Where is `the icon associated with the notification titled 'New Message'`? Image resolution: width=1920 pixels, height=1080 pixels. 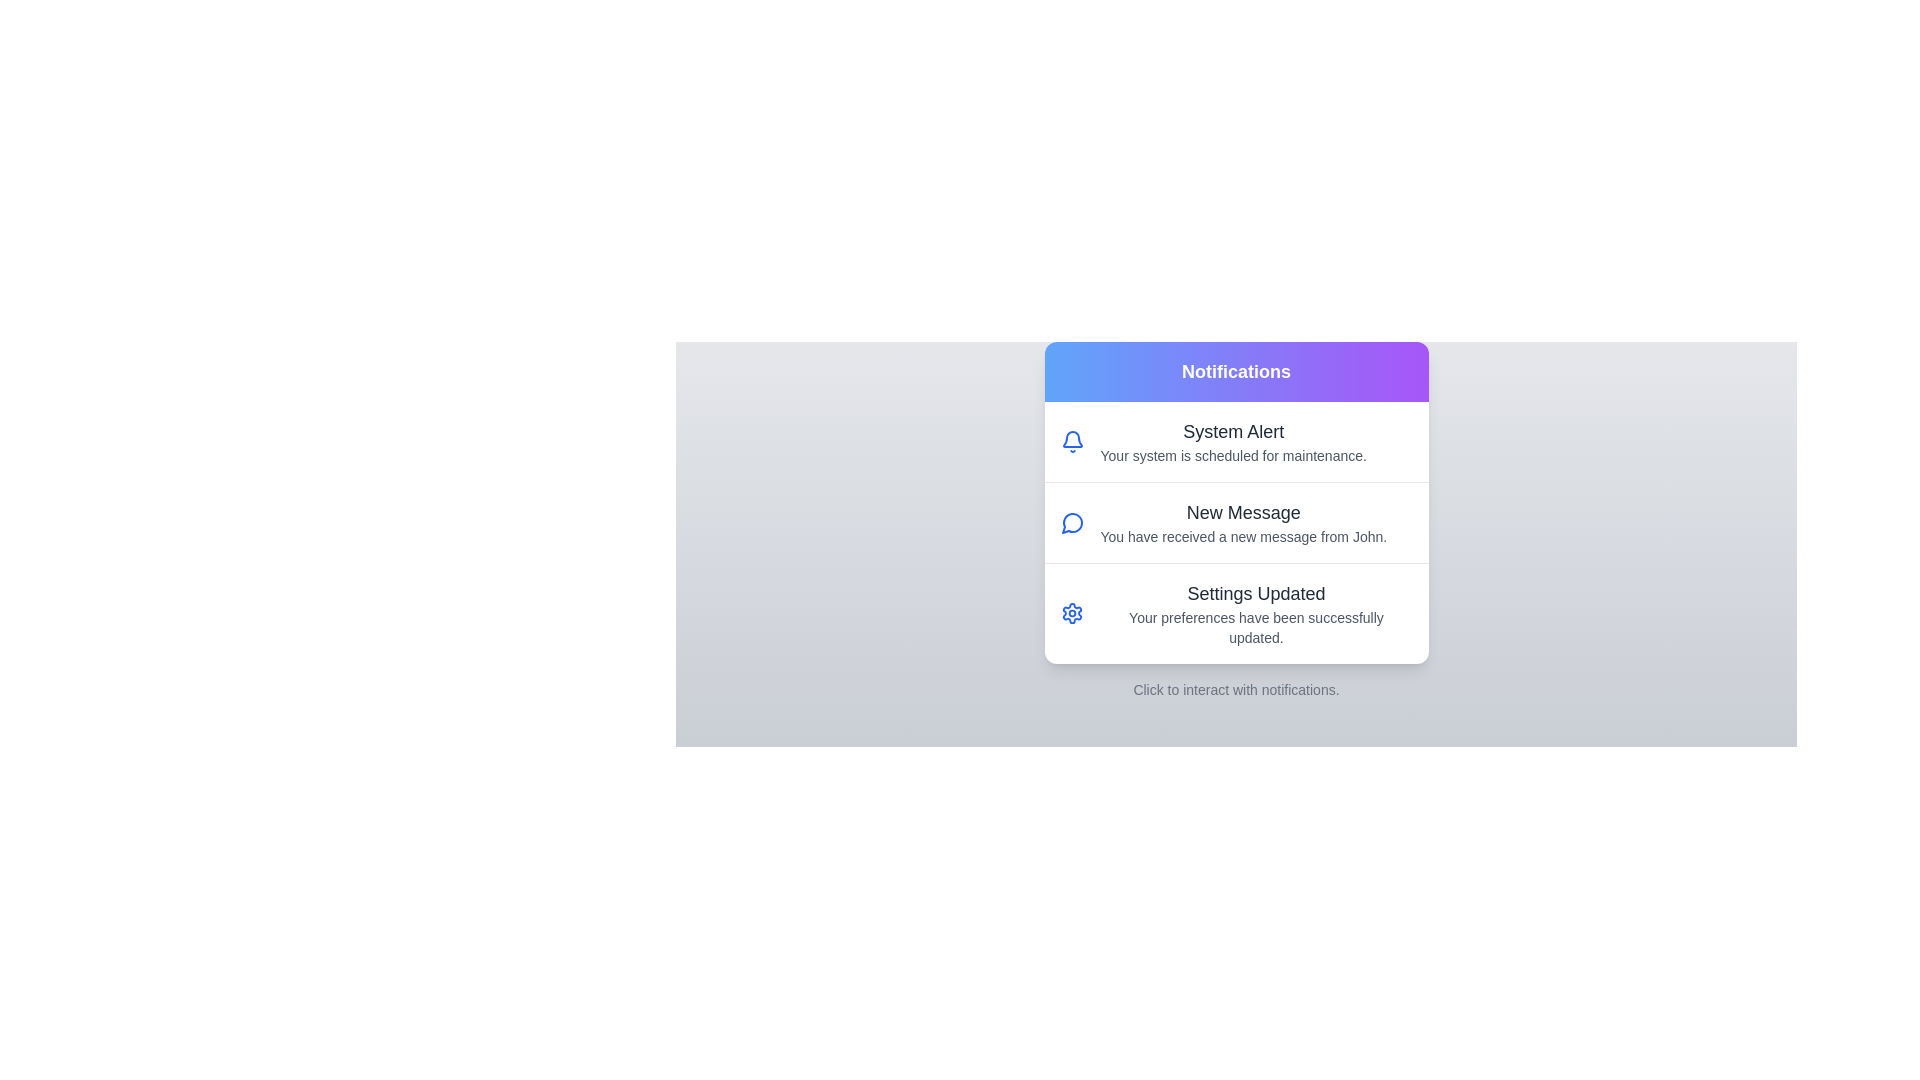 the icon associated with the notification titled 'New Message' is located at coordinates (1071, 522).